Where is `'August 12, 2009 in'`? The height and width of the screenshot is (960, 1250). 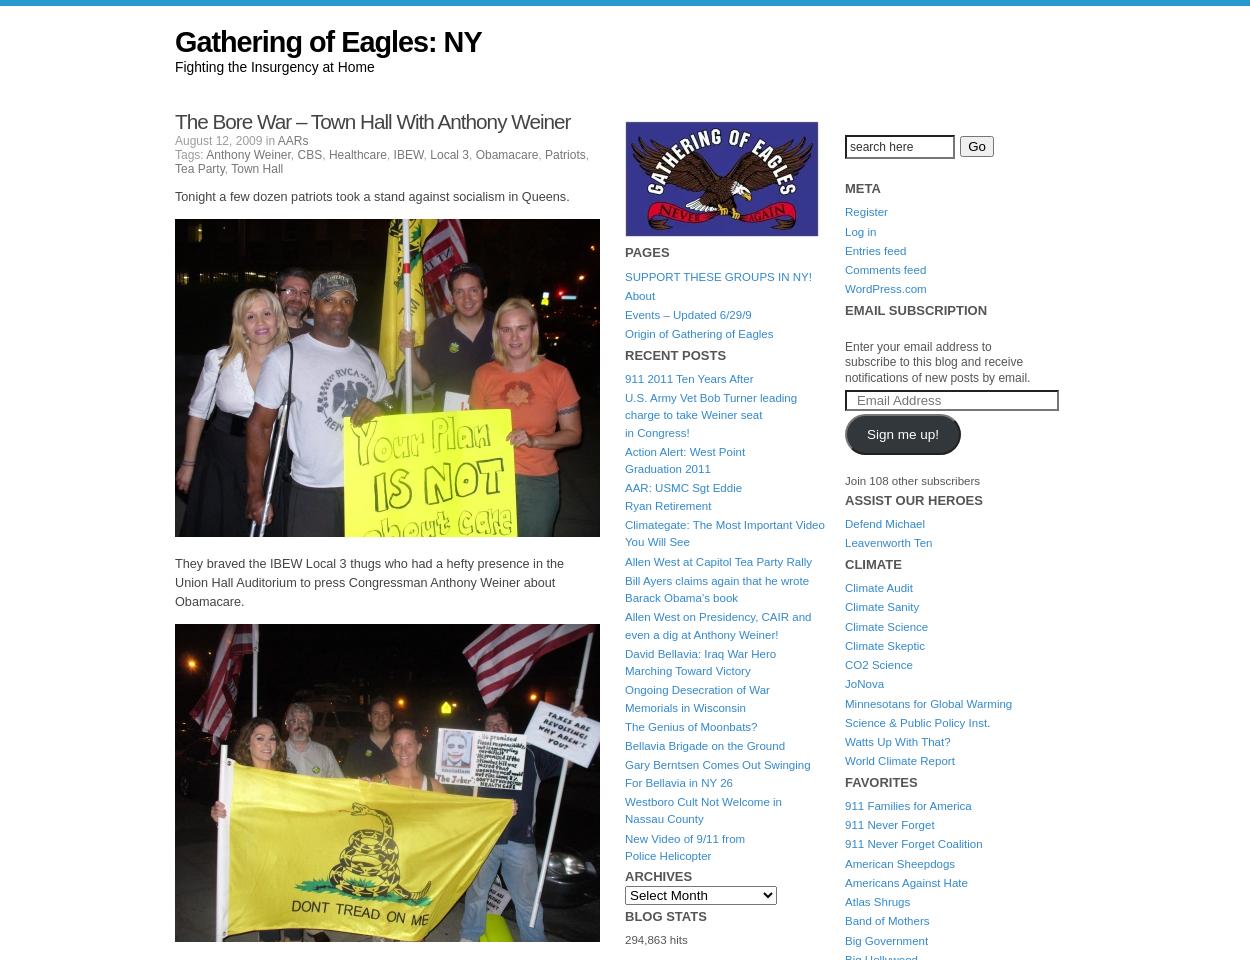 'August 12, 2009 in' is located at coordinates (175, 140).